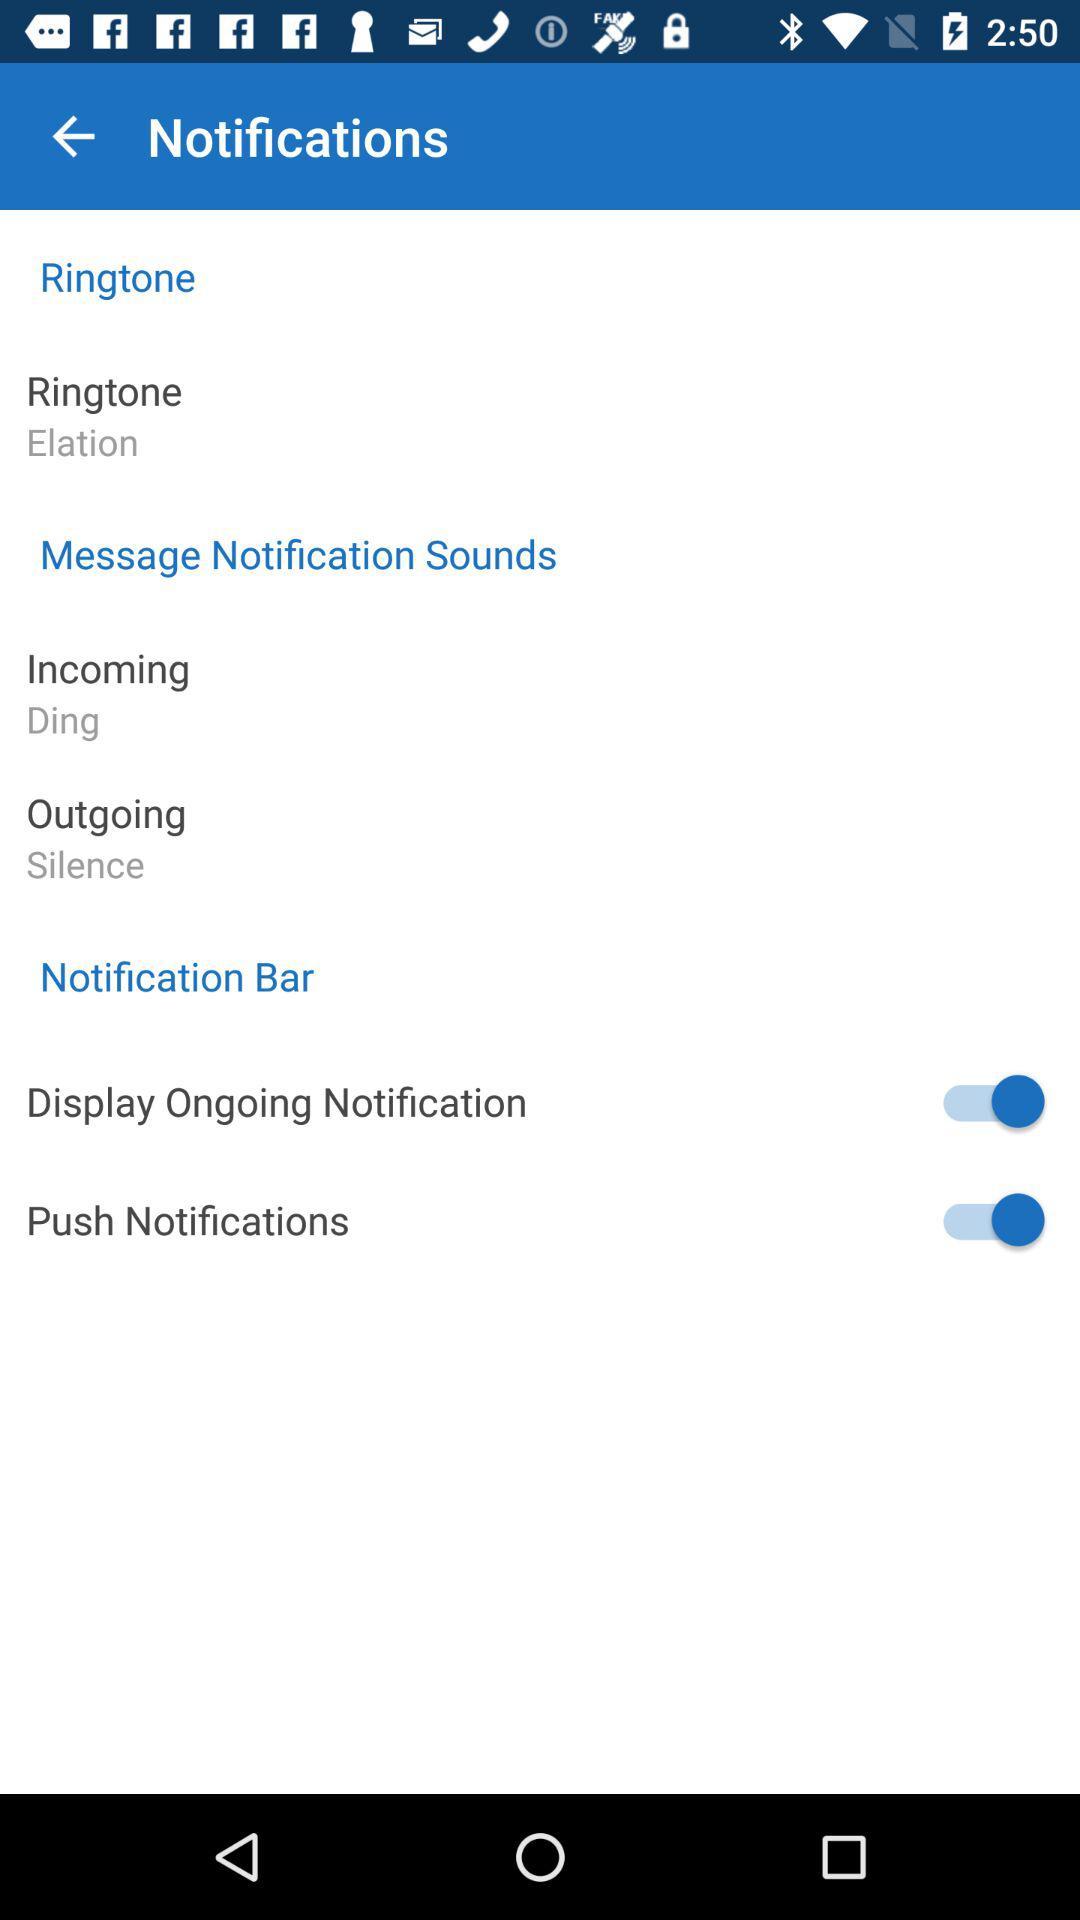 This screenshot has height=1920, width=1080. Describe the element at coordinates (72, 135) in the screenshot. I see `icon next to notifications icon` at that location.